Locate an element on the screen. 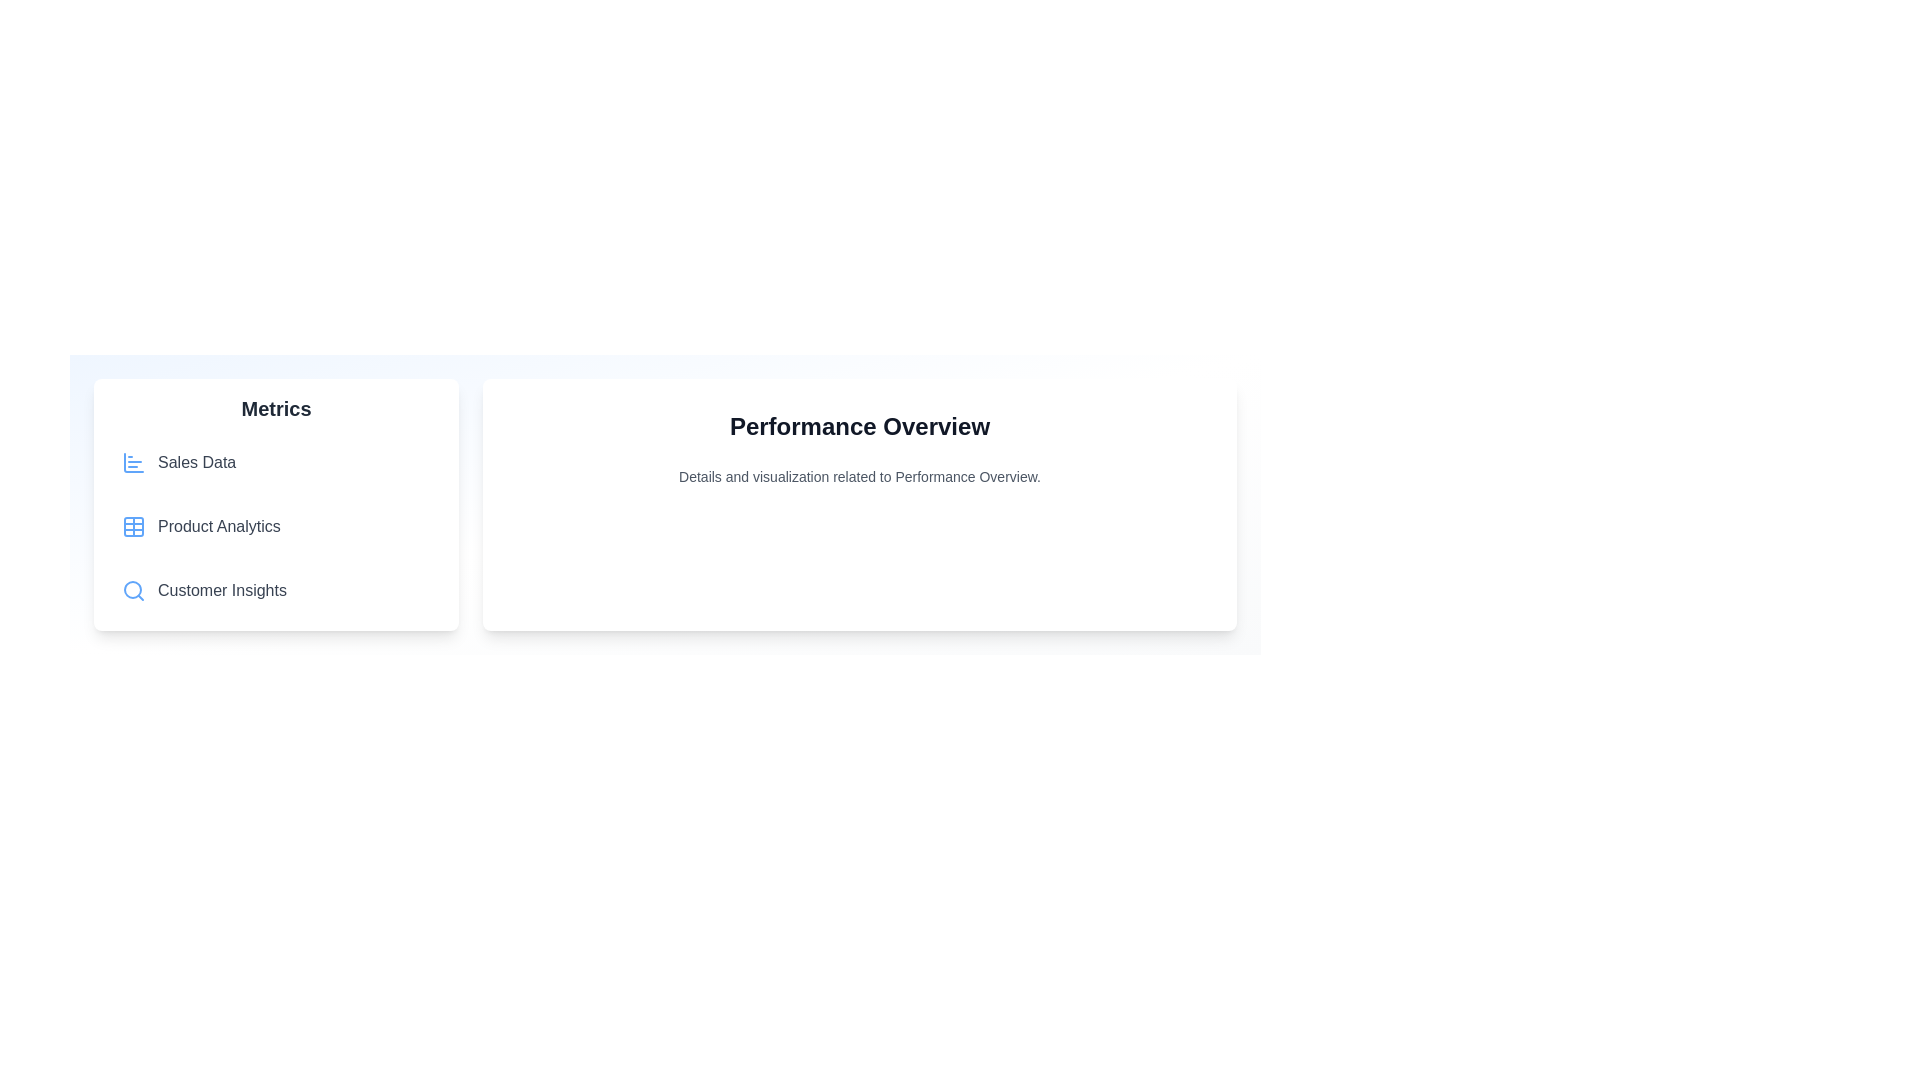 This screenshot has width=1920, height=1080. text of the 'Sales Data' label located at the top of a vertical list, next to a bar chart icon is located at coordinates (197, 462).